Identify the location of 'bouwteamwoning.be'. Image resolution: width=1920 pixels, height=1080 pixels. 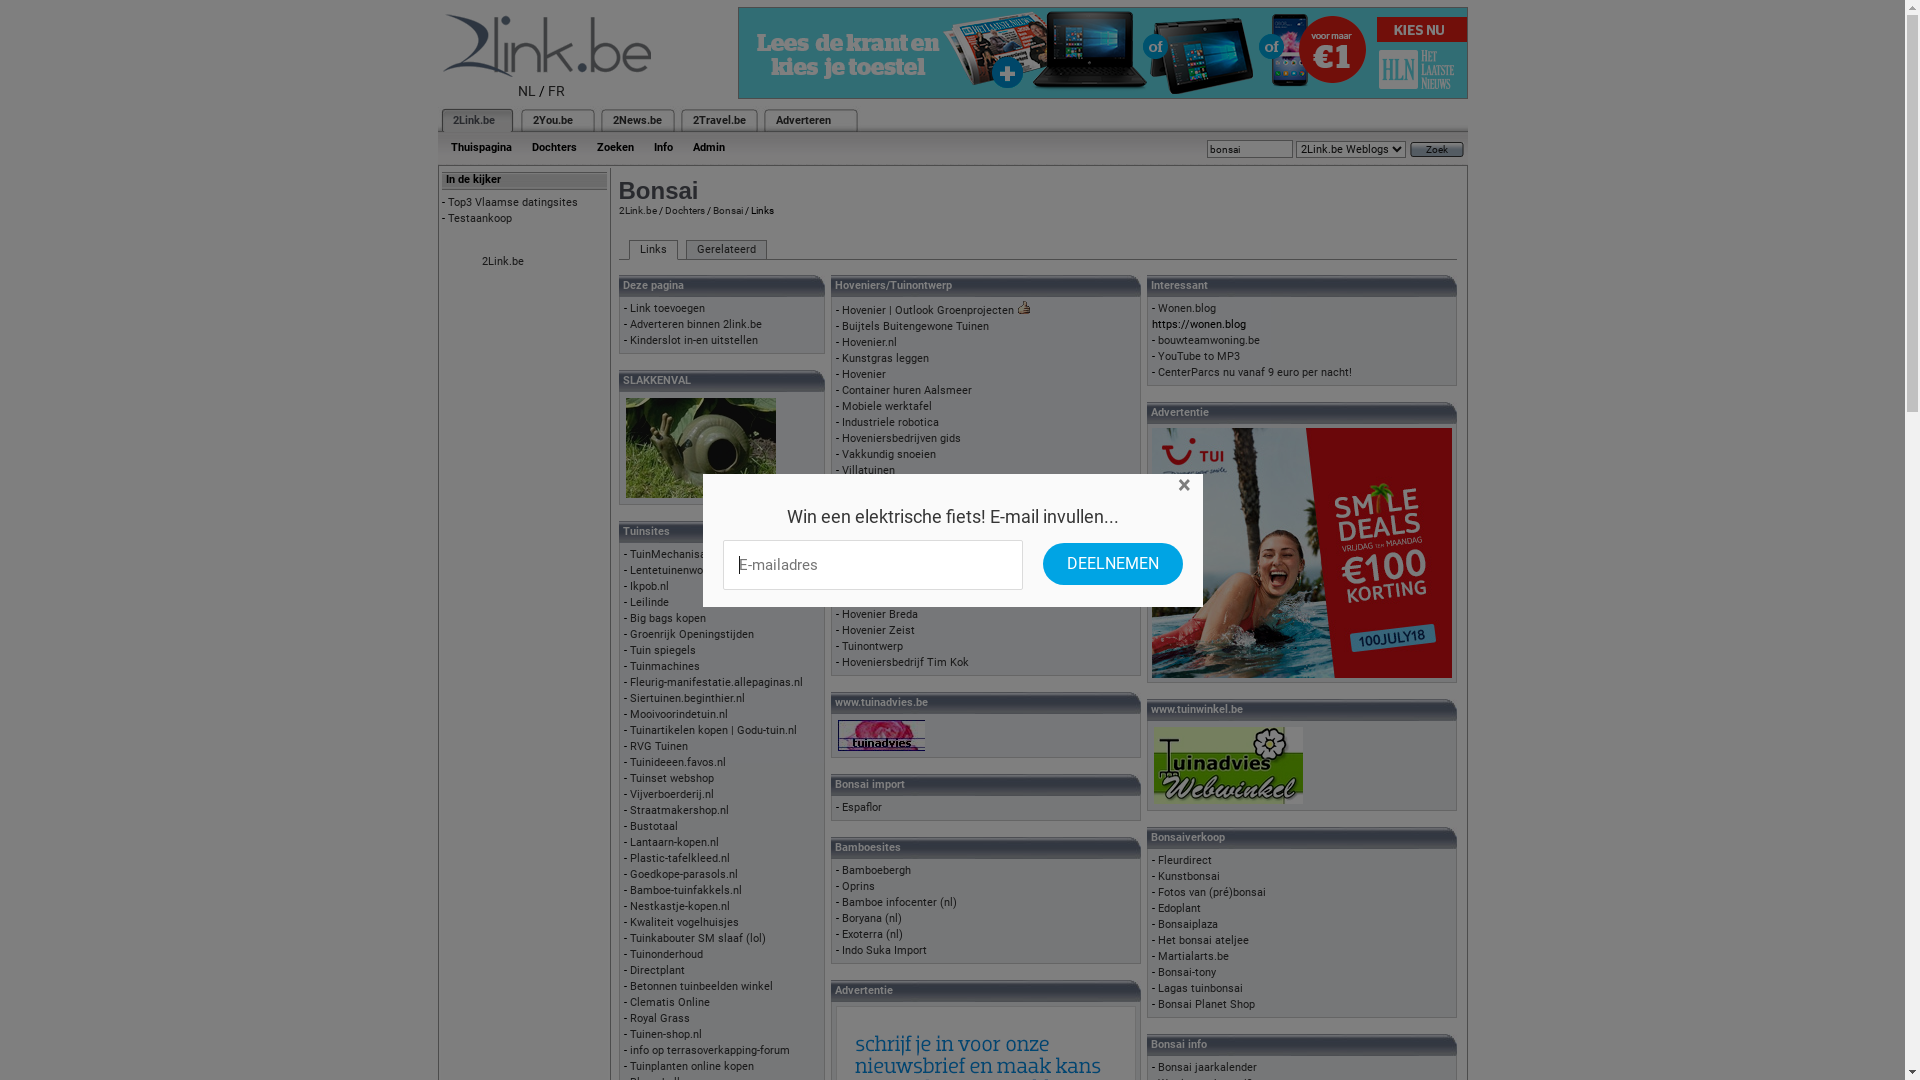
(1208, 339).